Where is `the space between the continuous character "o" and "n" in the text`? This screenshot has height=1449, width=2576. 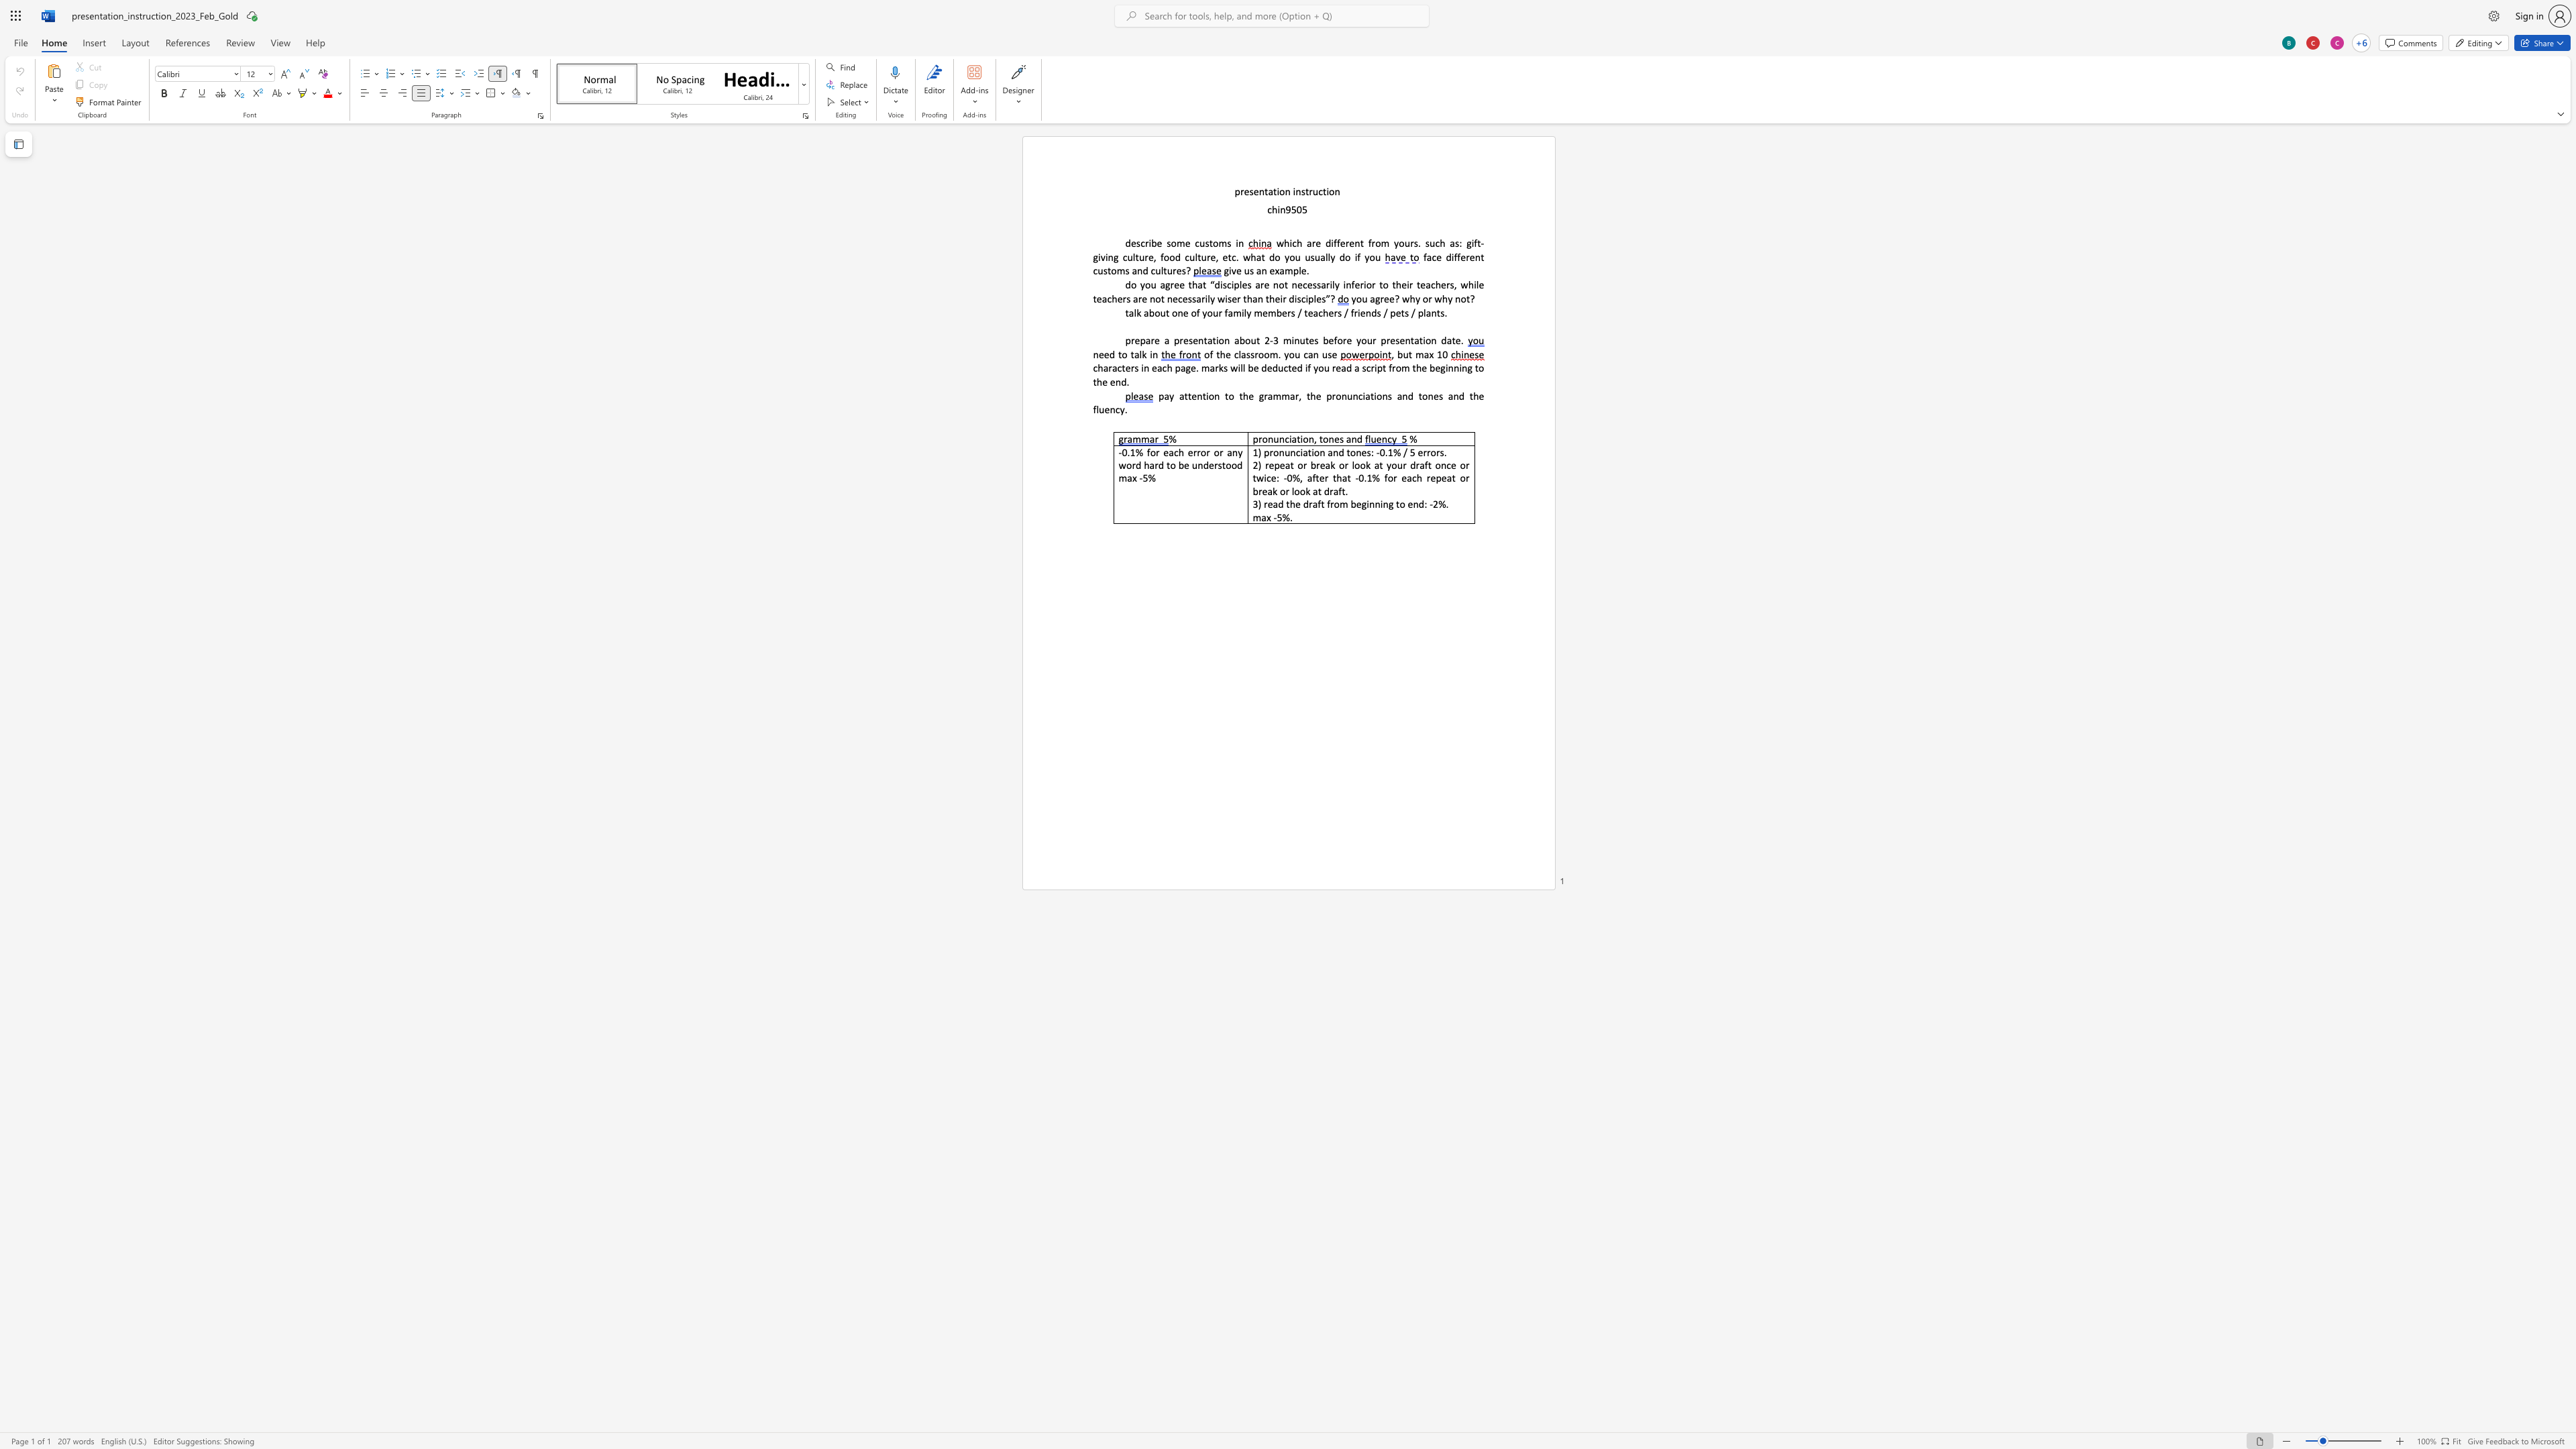
the space between the continuous character "o" and "n" in the text is located at coordinates (1431, 339).